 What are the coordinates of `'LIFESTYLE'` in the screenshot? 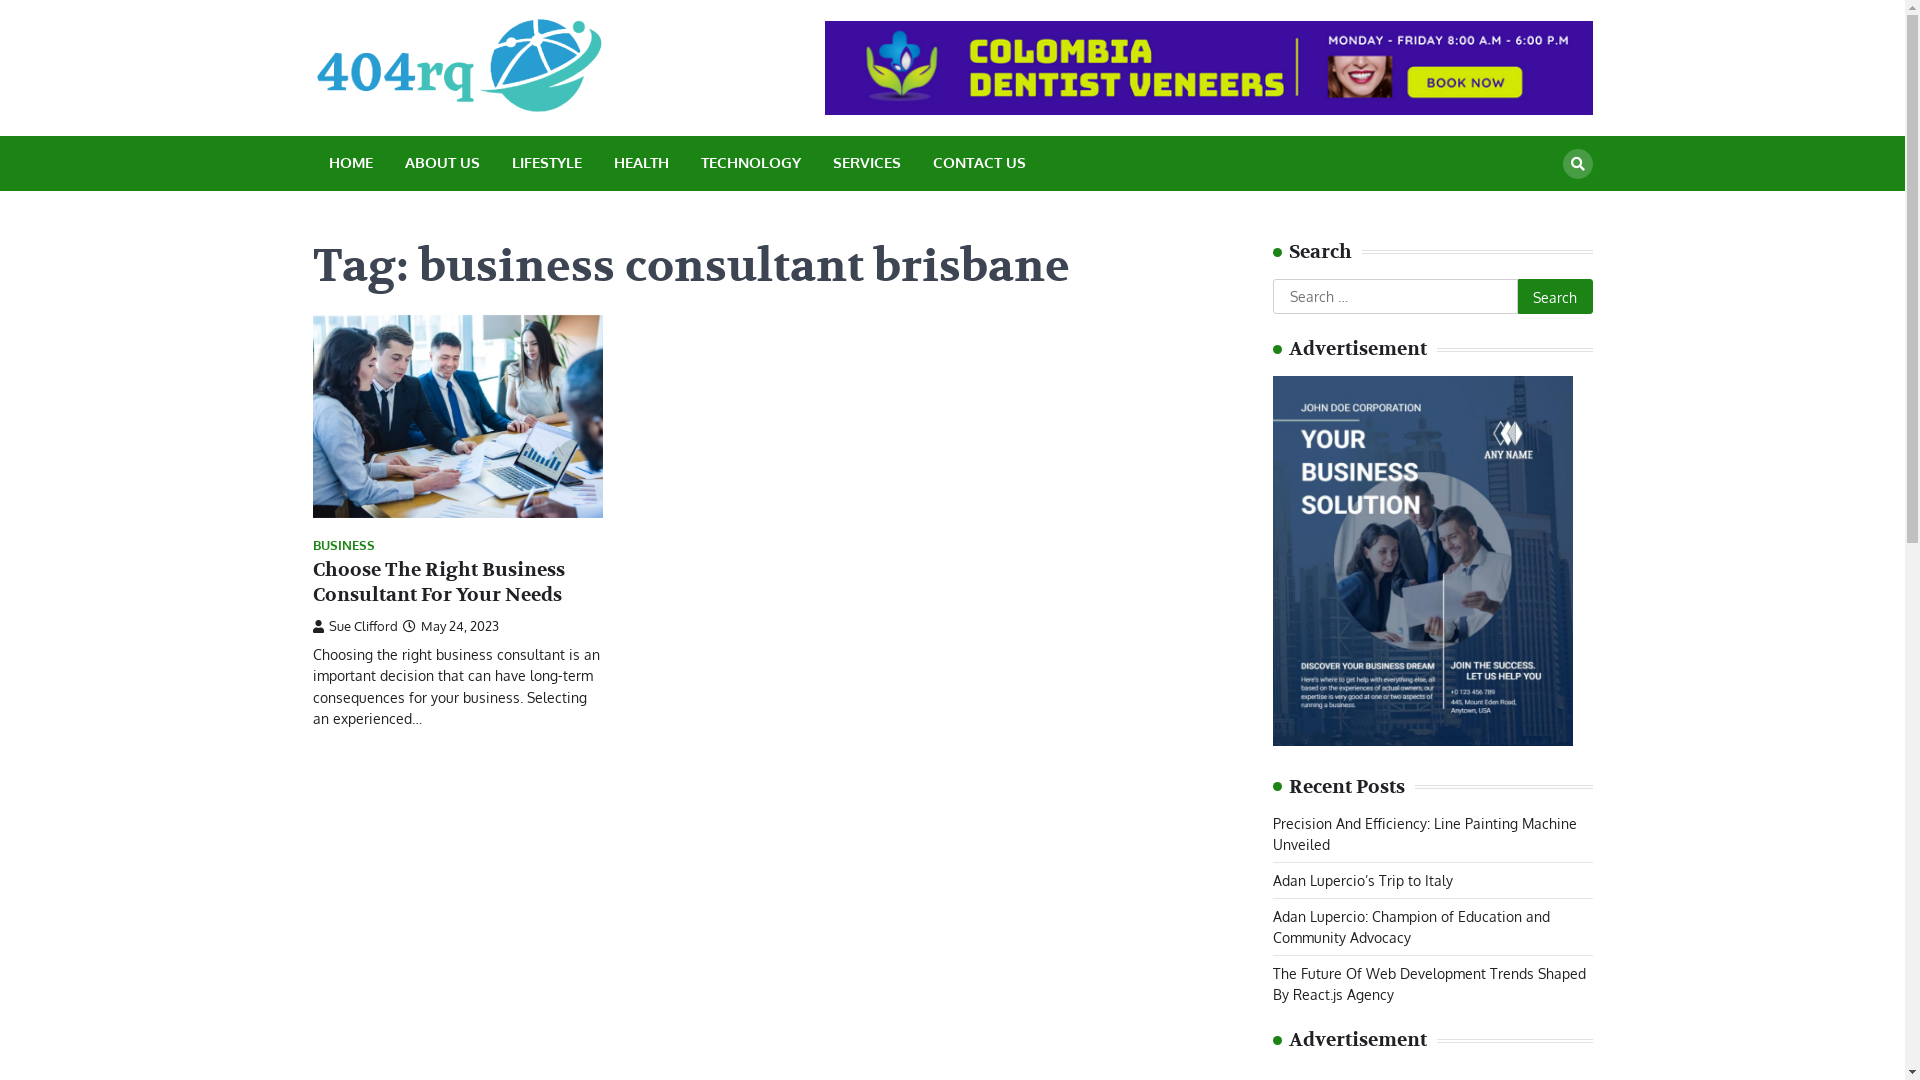 It's located at (547, 162).